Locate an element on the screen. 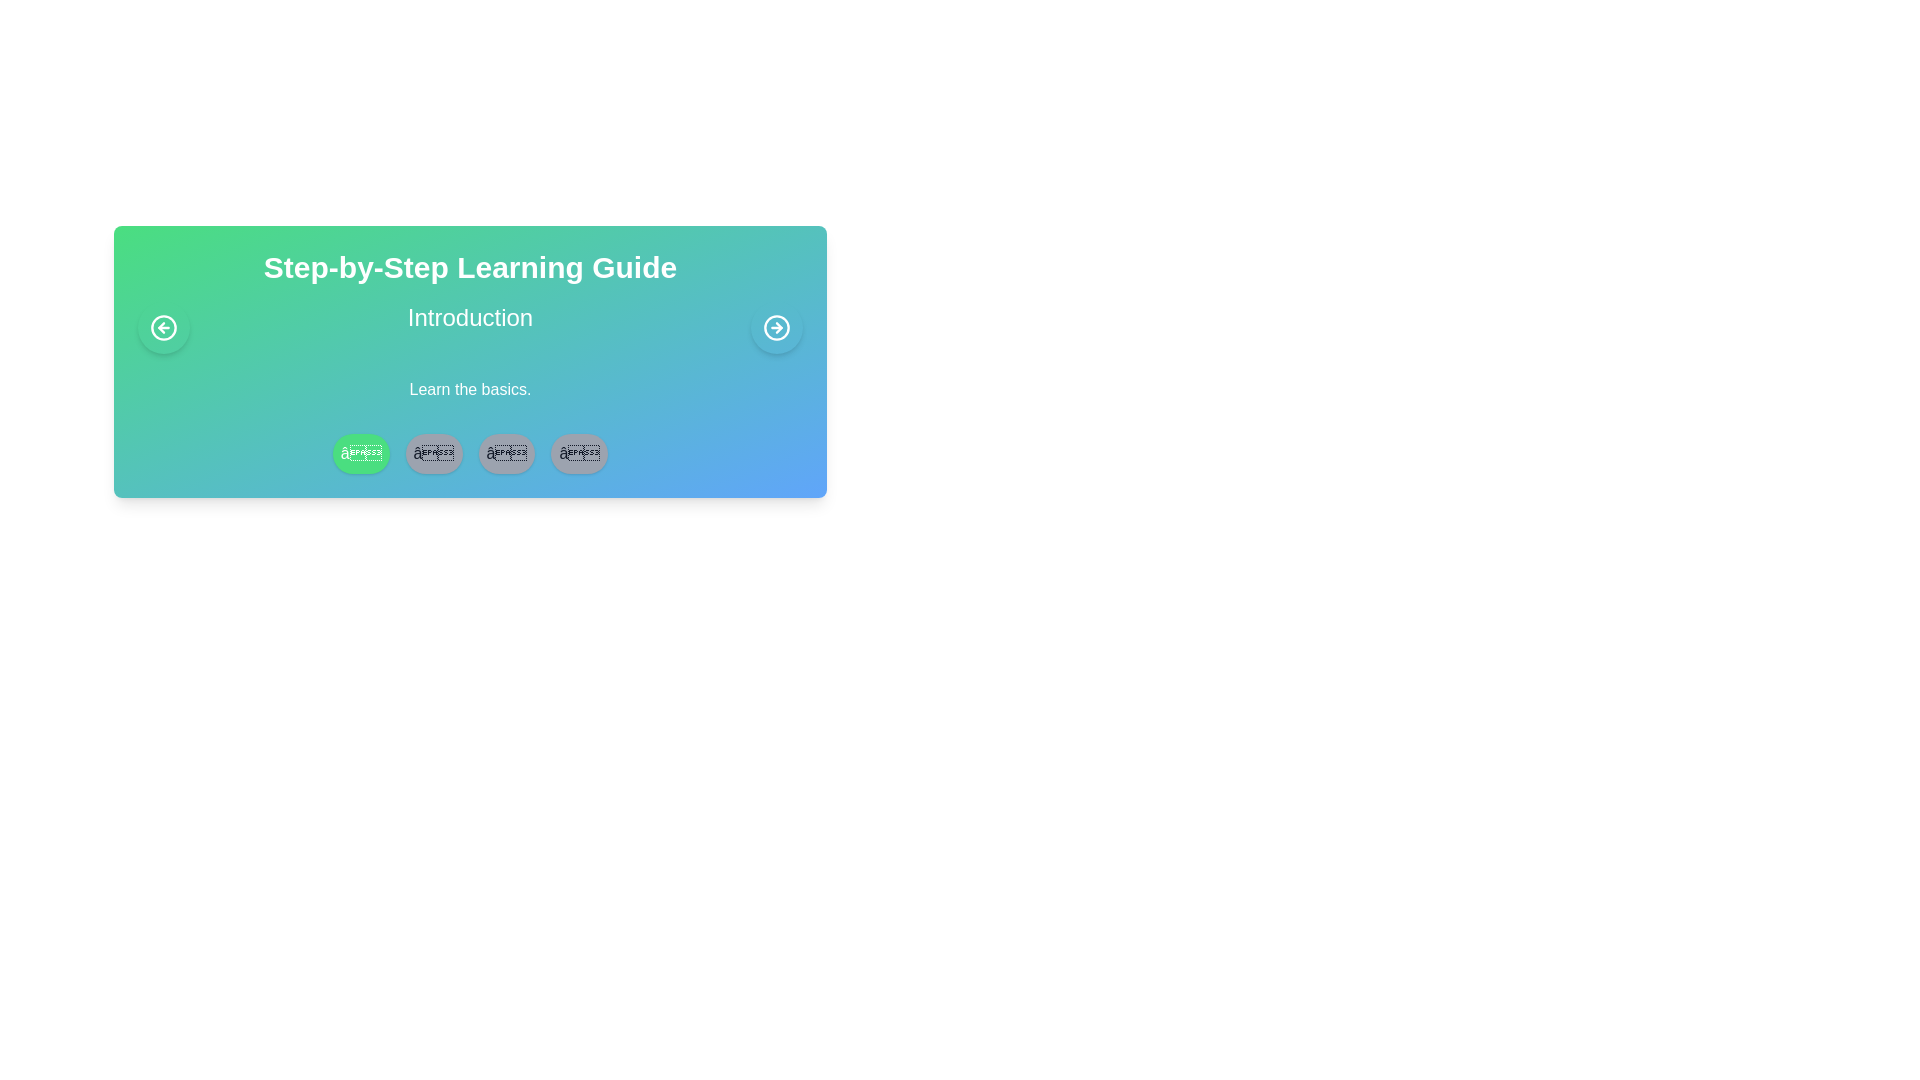 Image resolution: width=1920 pixels, height=1080 pixels. the fourth circular button in a horizontal sequence of four buttons is located at coordinates (578, 454).